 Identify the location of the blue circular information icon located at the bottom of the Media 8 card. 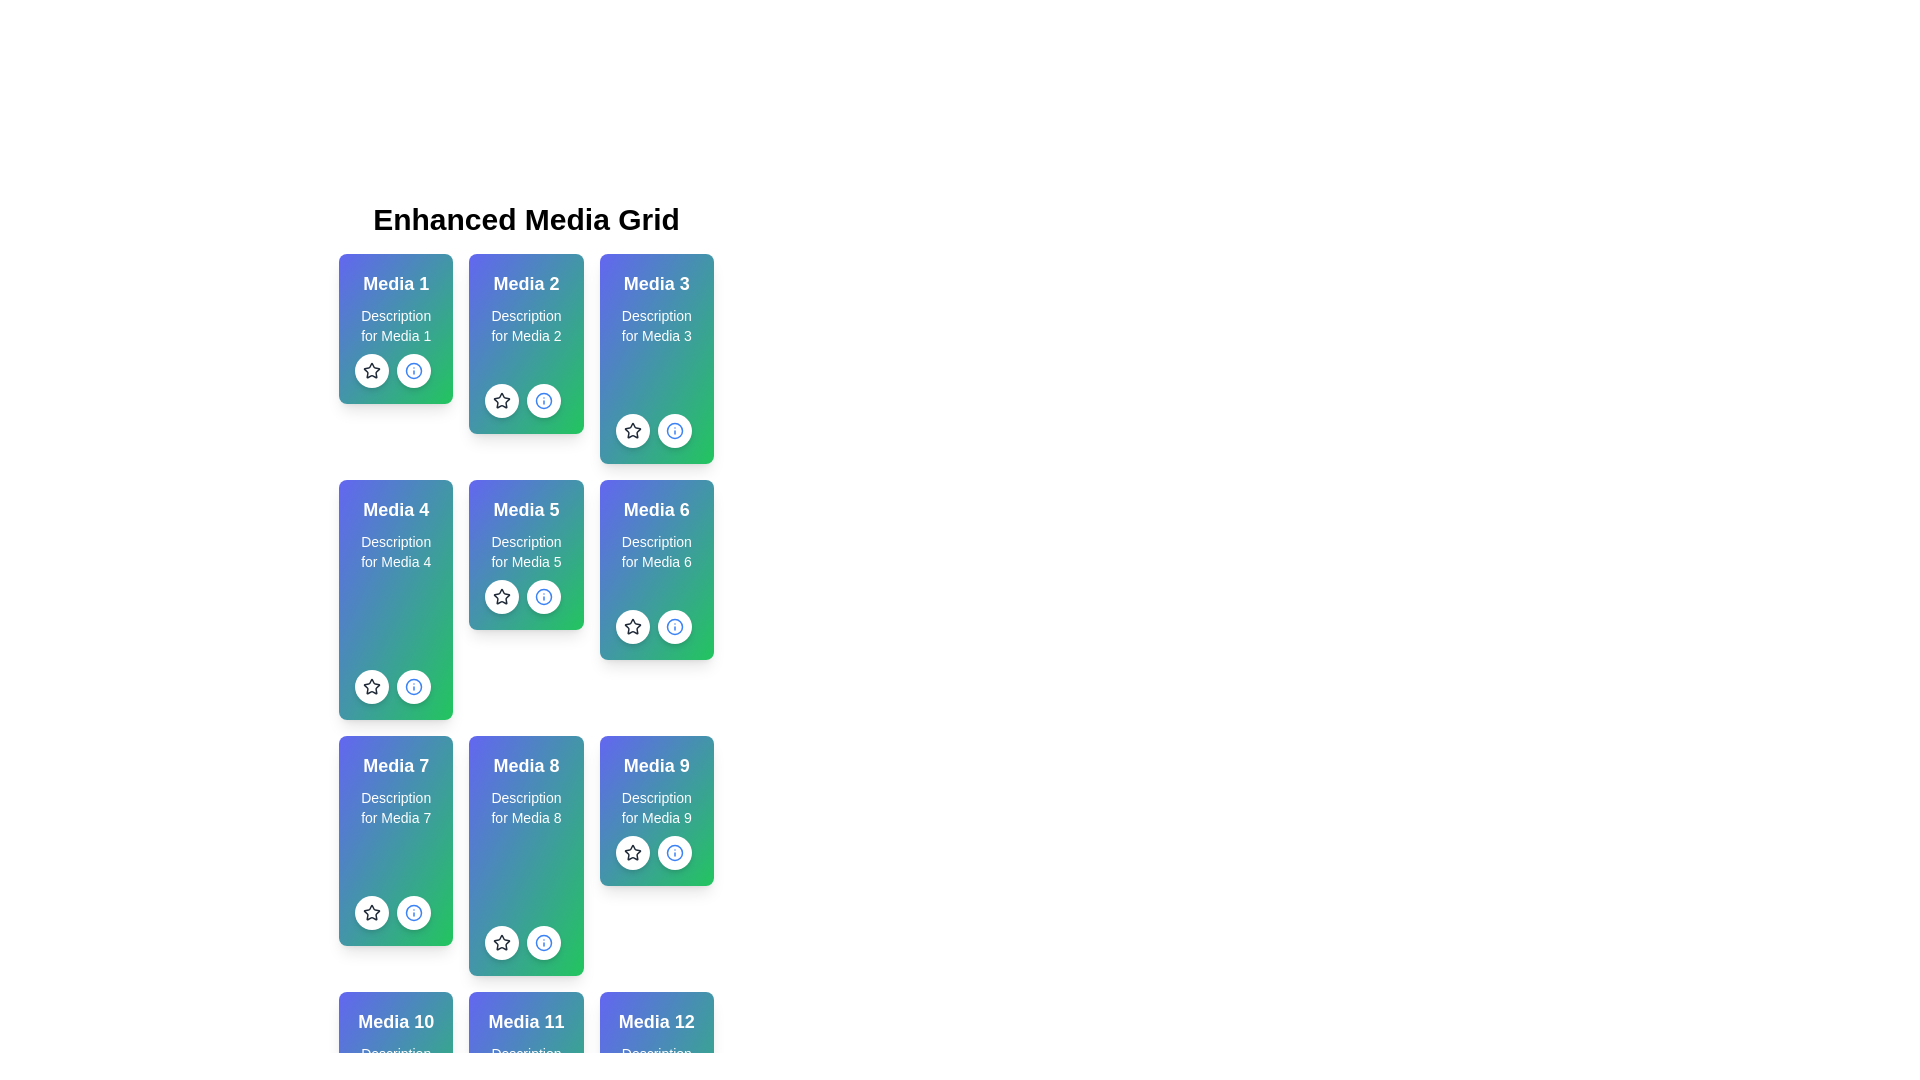
(544, 942).